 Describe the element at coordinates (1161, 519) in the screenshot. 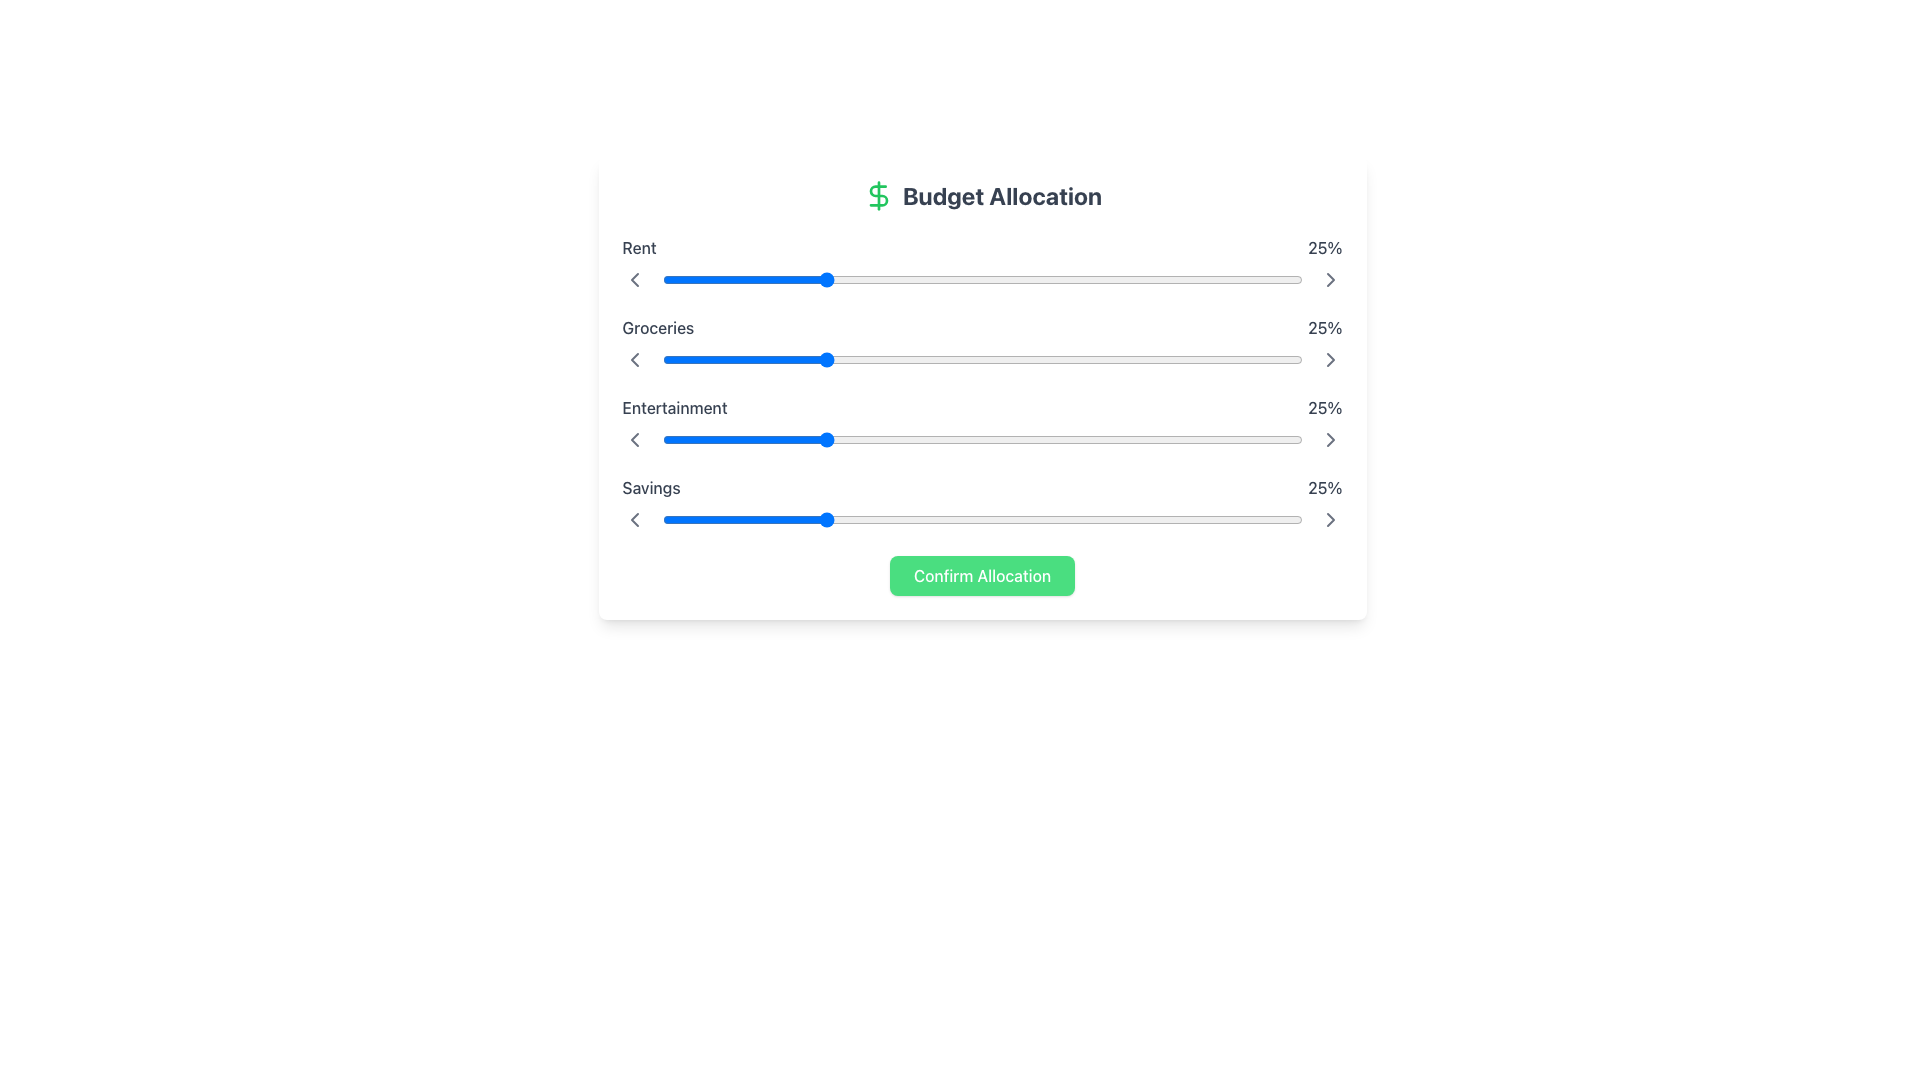

I see `the slider value` at that location.